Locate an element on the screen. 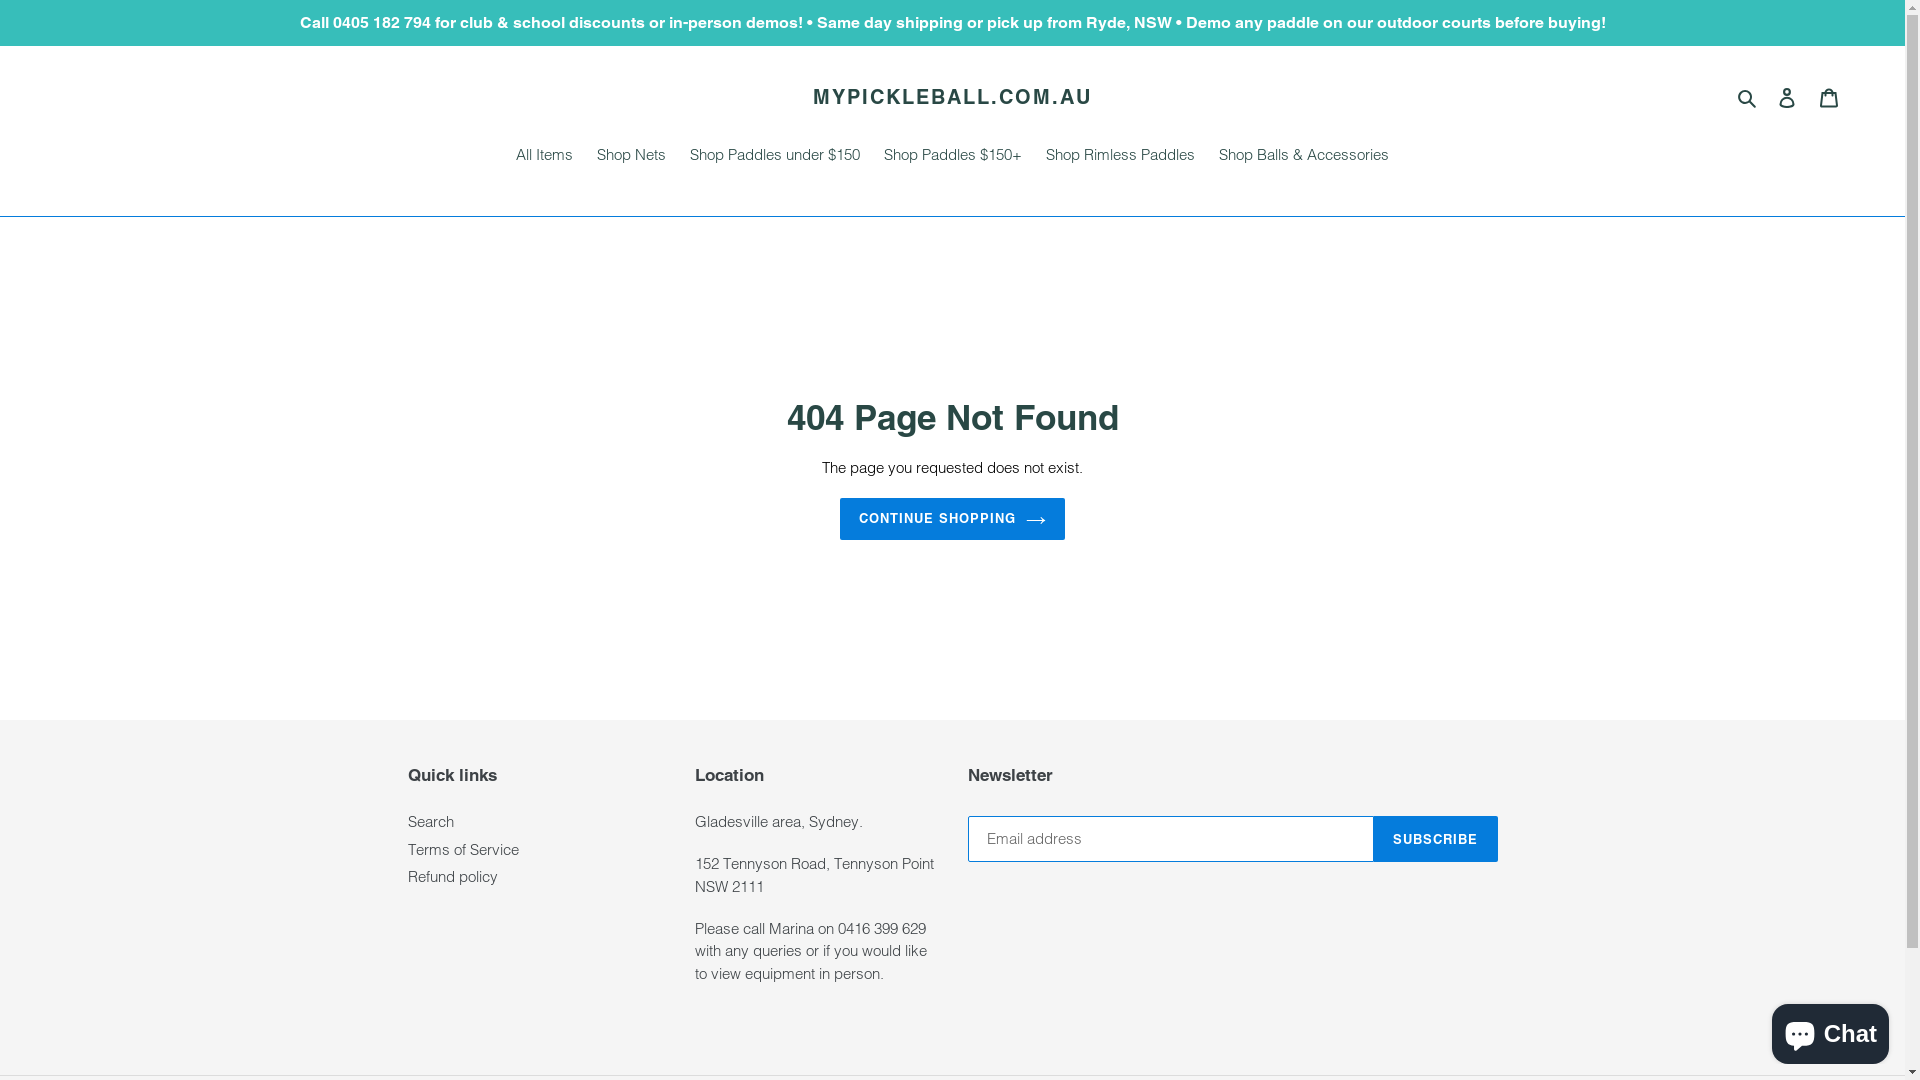  'Shop Paddles $150+' is located at coordinates (952, 156).